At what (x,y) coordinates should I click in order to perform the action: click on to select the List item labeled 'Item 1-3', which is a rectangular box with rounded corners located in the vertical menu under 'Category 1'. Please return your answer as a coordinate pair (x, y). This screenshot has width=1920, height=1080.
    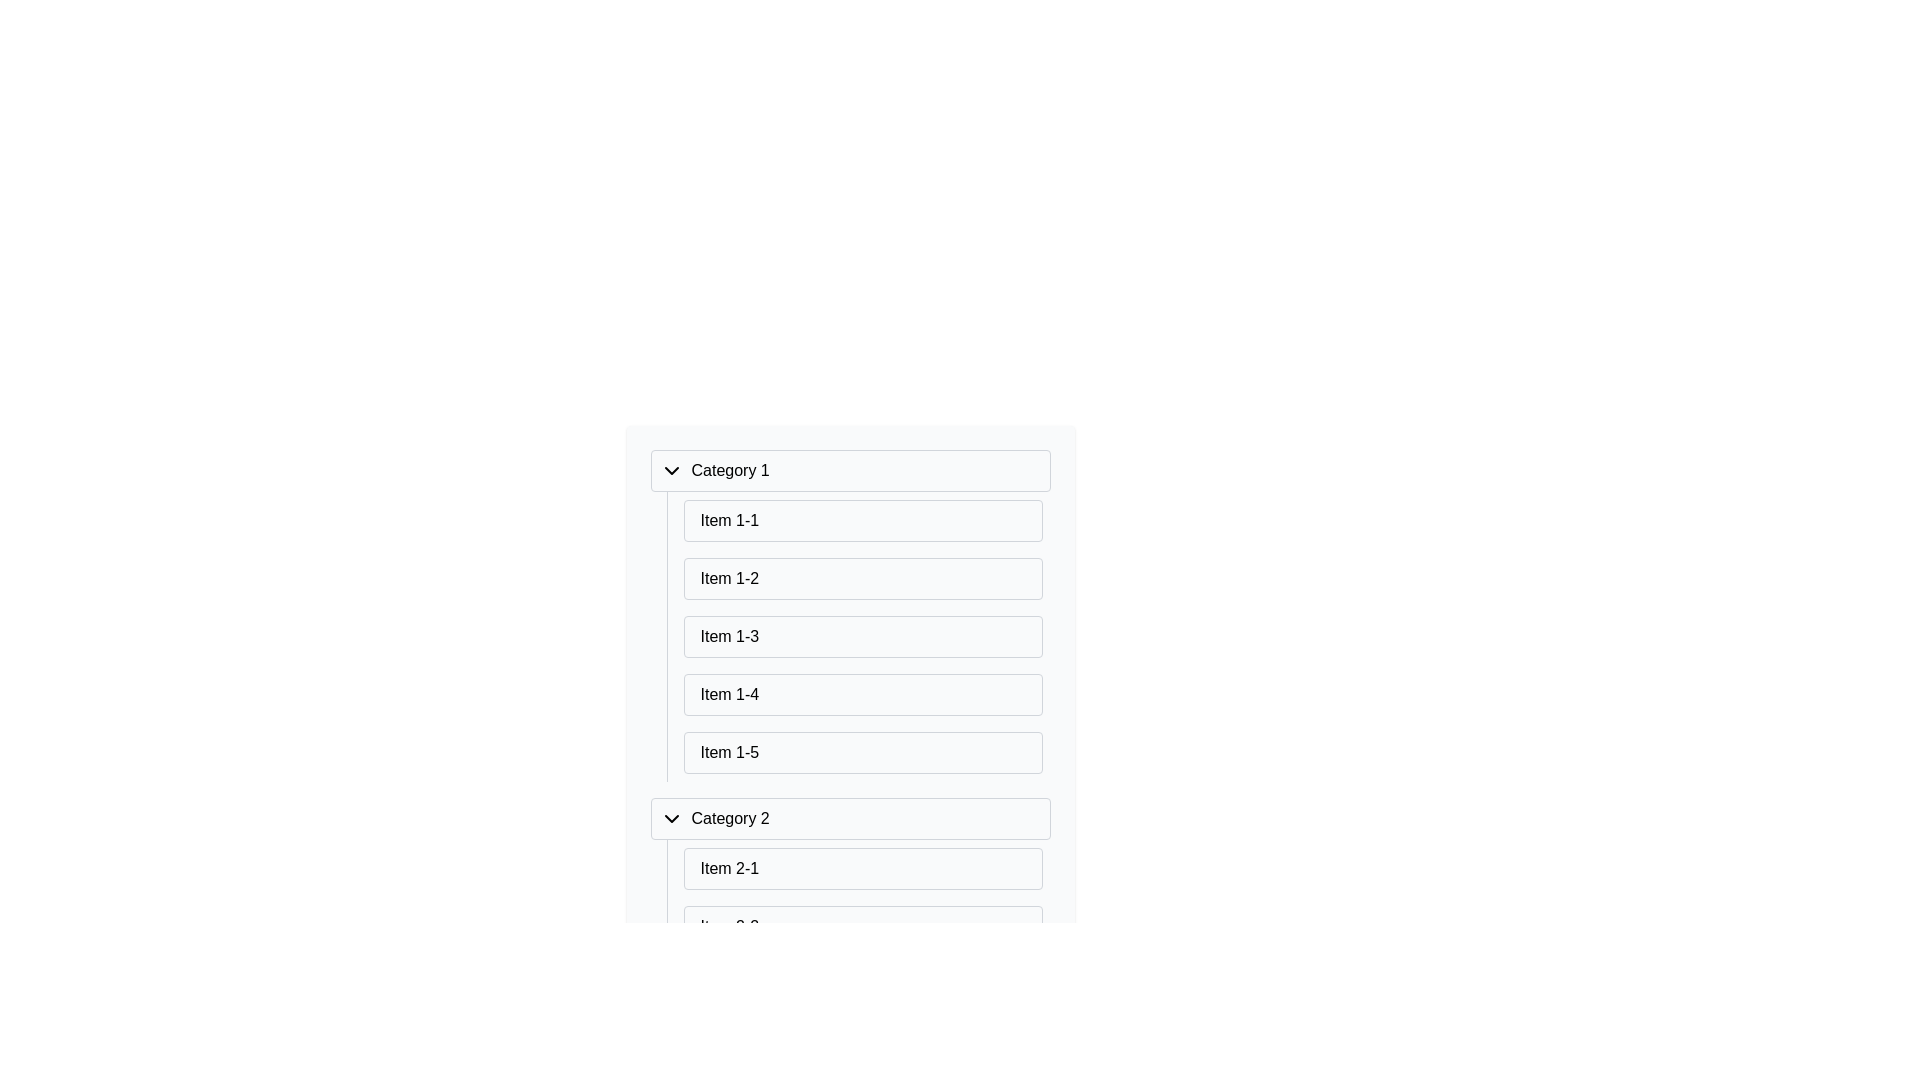
    Looking at the image, I should click on (863, 636).